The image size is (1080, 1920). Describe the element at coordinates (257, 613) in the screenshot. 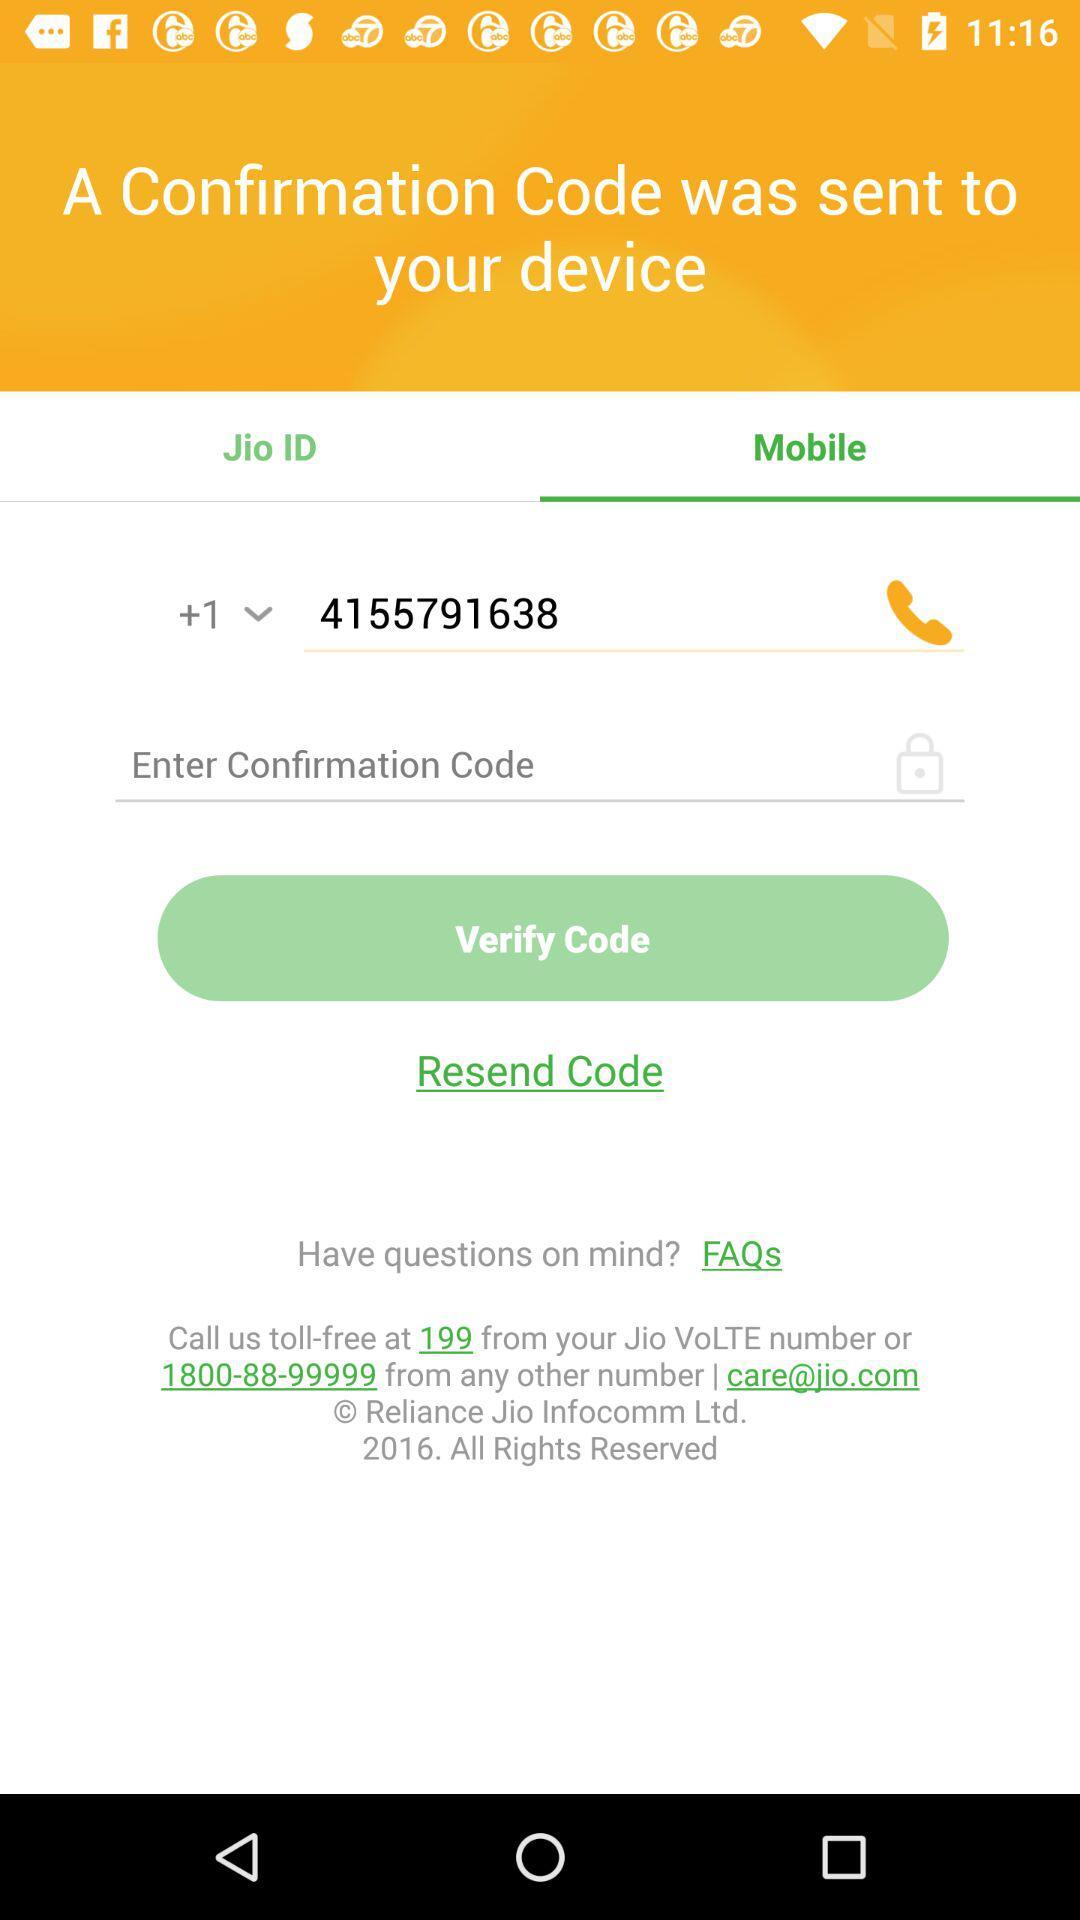

I see `the icon next to the 4155791638 icon` at that location.